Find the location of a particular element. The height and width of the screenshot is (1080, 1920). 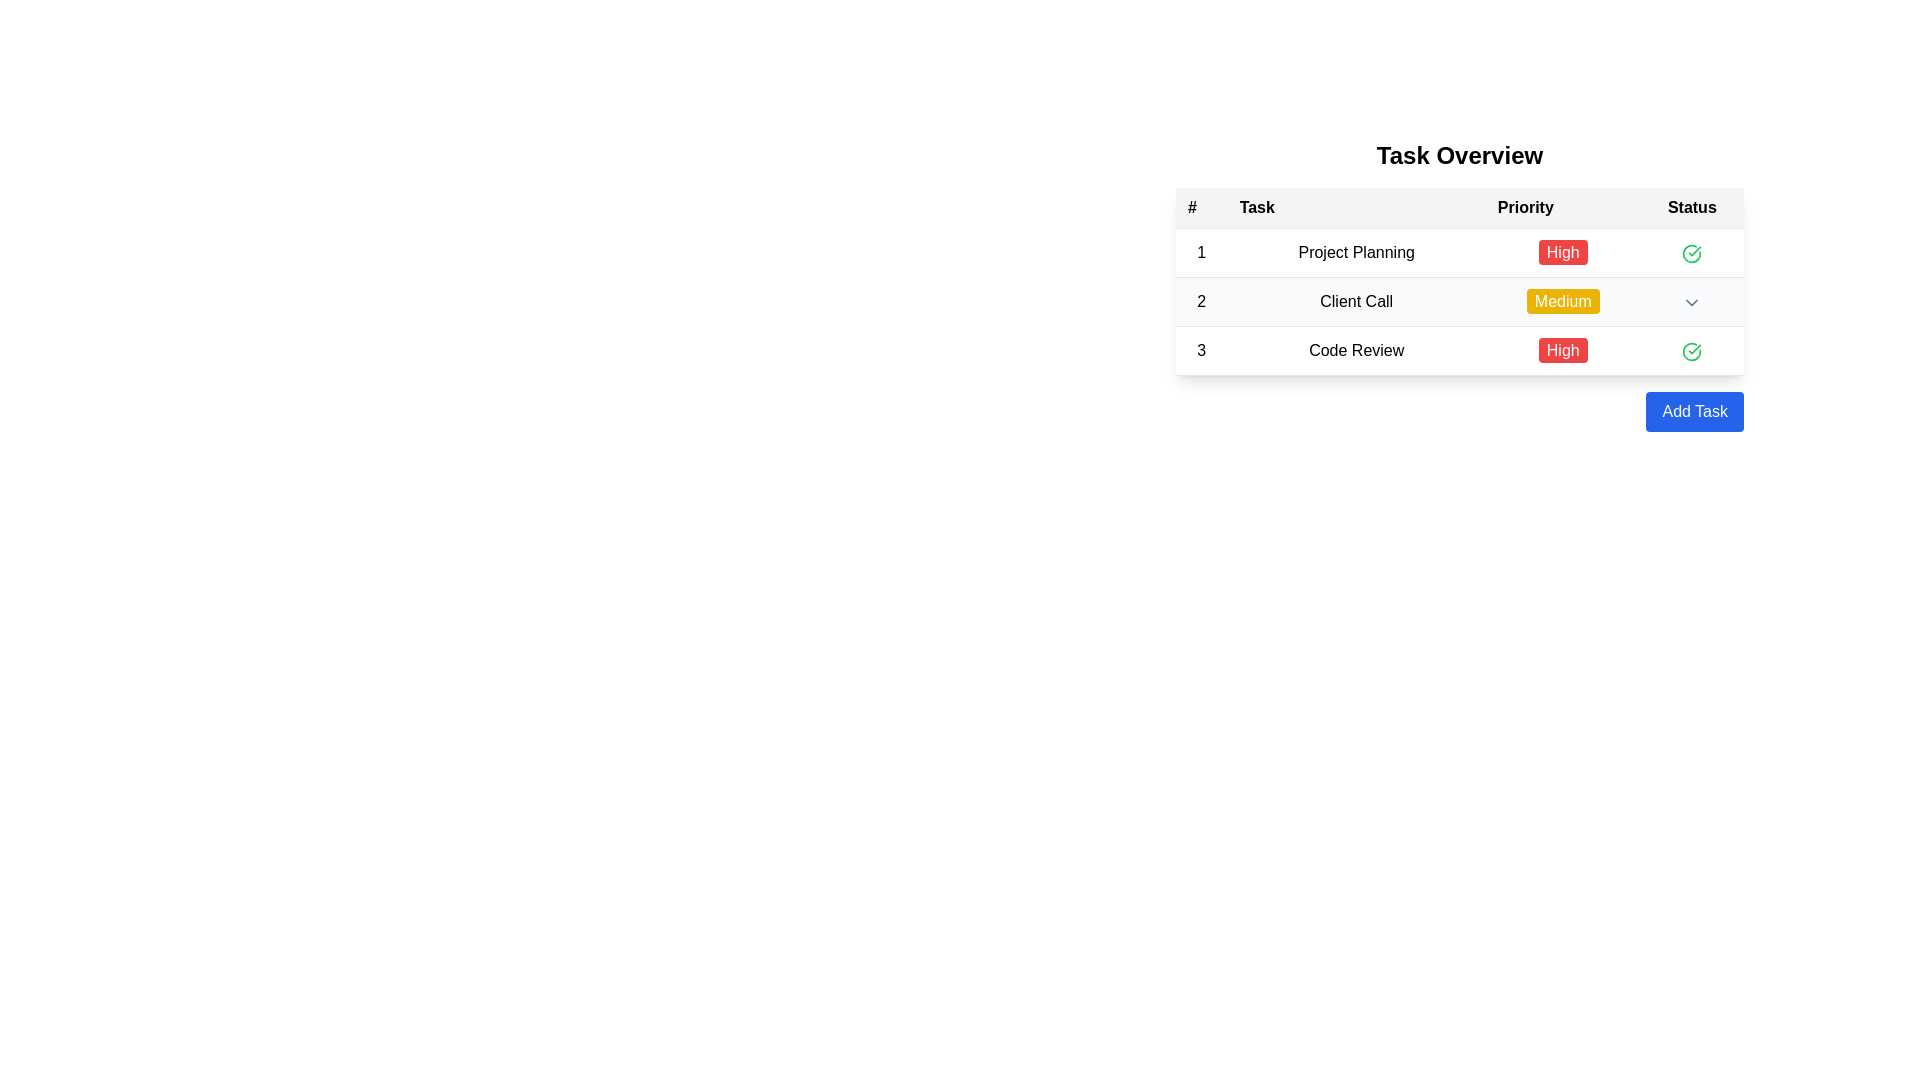

the Dropdown toggle icon in the 'Status' column associated with the 'Client Call' row is located at coordinates (1691, 302).